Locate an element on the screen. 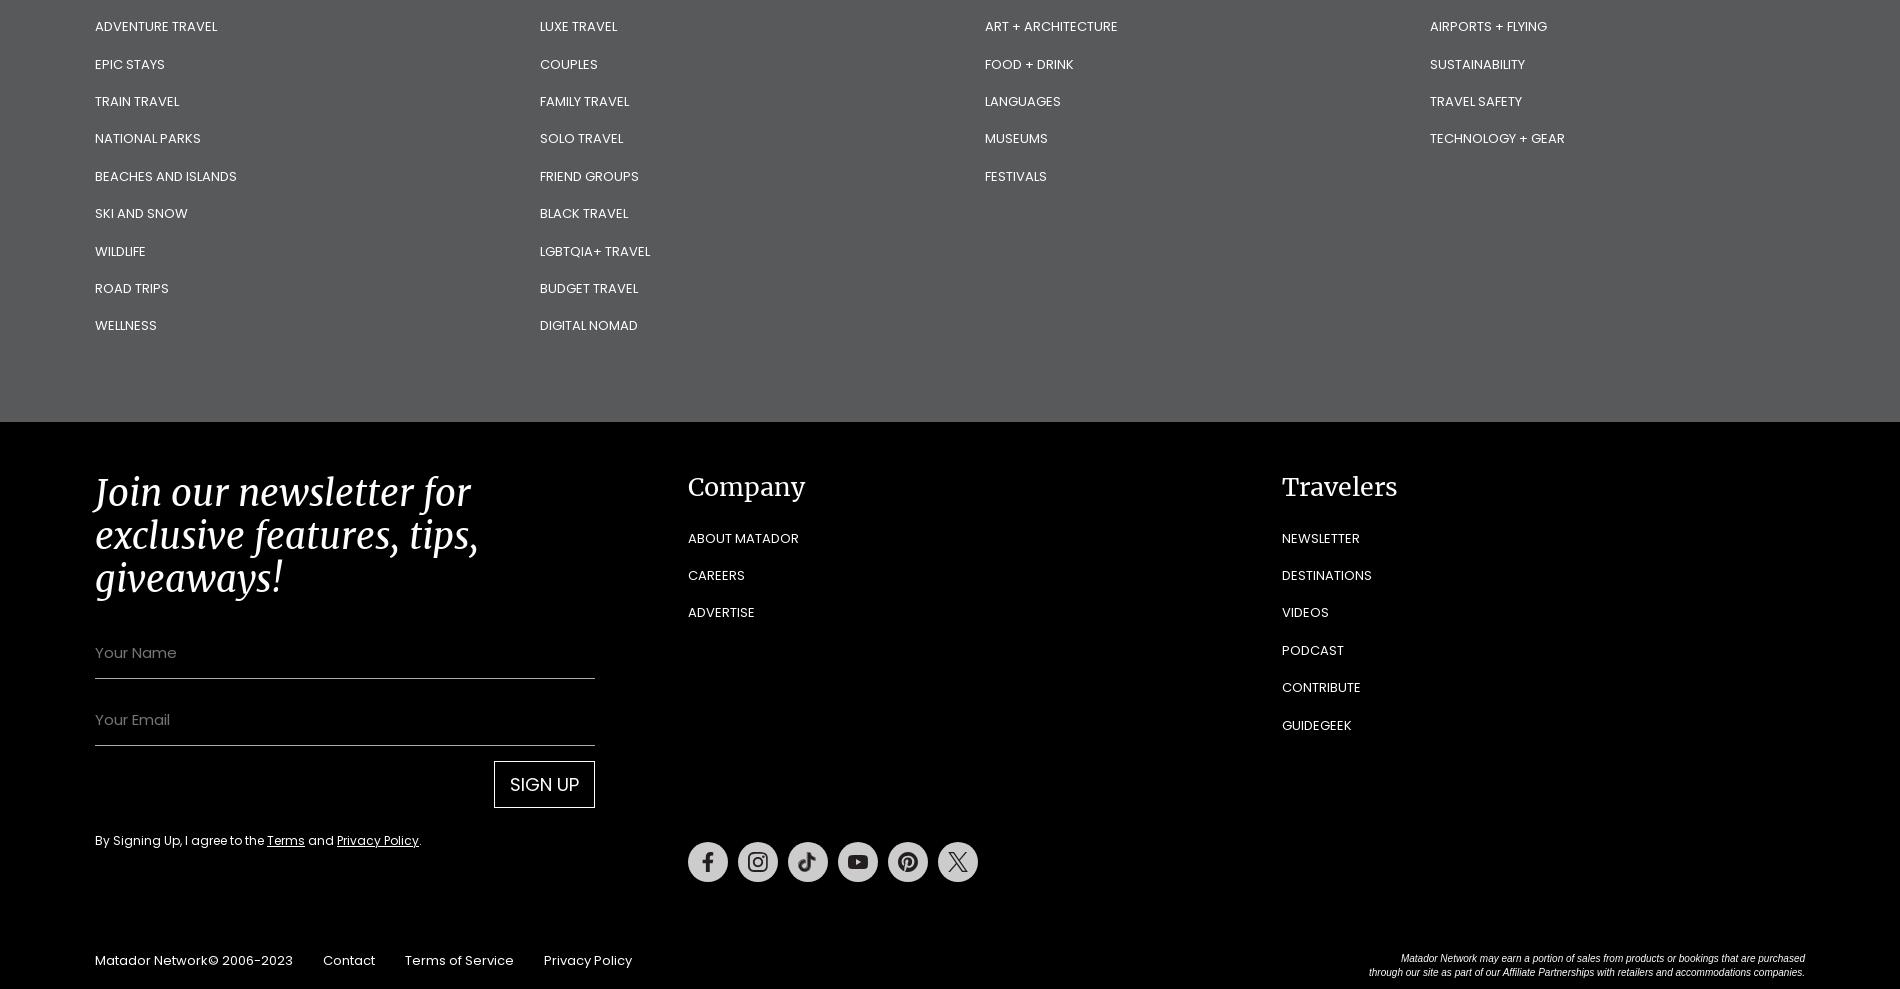  'Tiktok' is located at coordinates (847, 851).